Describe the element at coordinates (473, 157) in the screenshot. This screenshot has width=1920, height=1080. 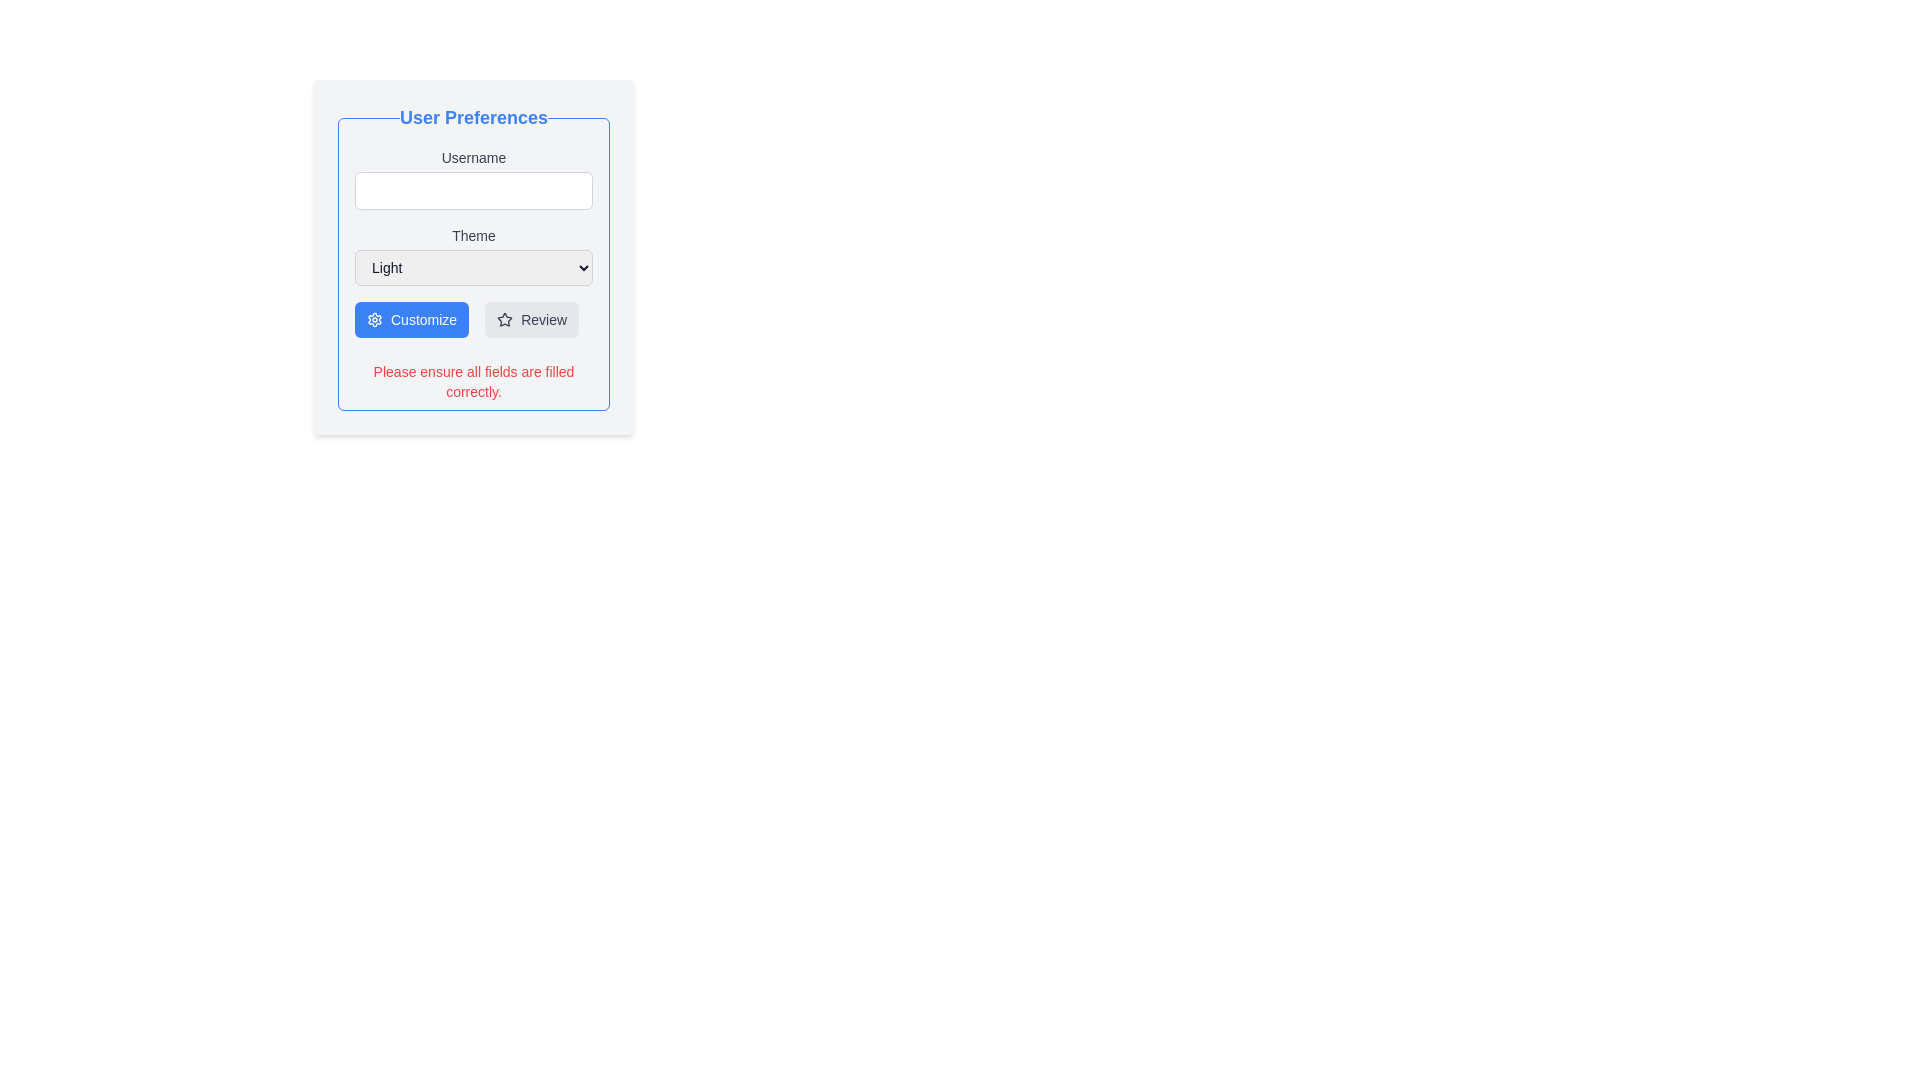
I see `the 'Username' text label, which is displayed in a smaller, medium-weight font style and is centrally aligned above an input field` at that location.